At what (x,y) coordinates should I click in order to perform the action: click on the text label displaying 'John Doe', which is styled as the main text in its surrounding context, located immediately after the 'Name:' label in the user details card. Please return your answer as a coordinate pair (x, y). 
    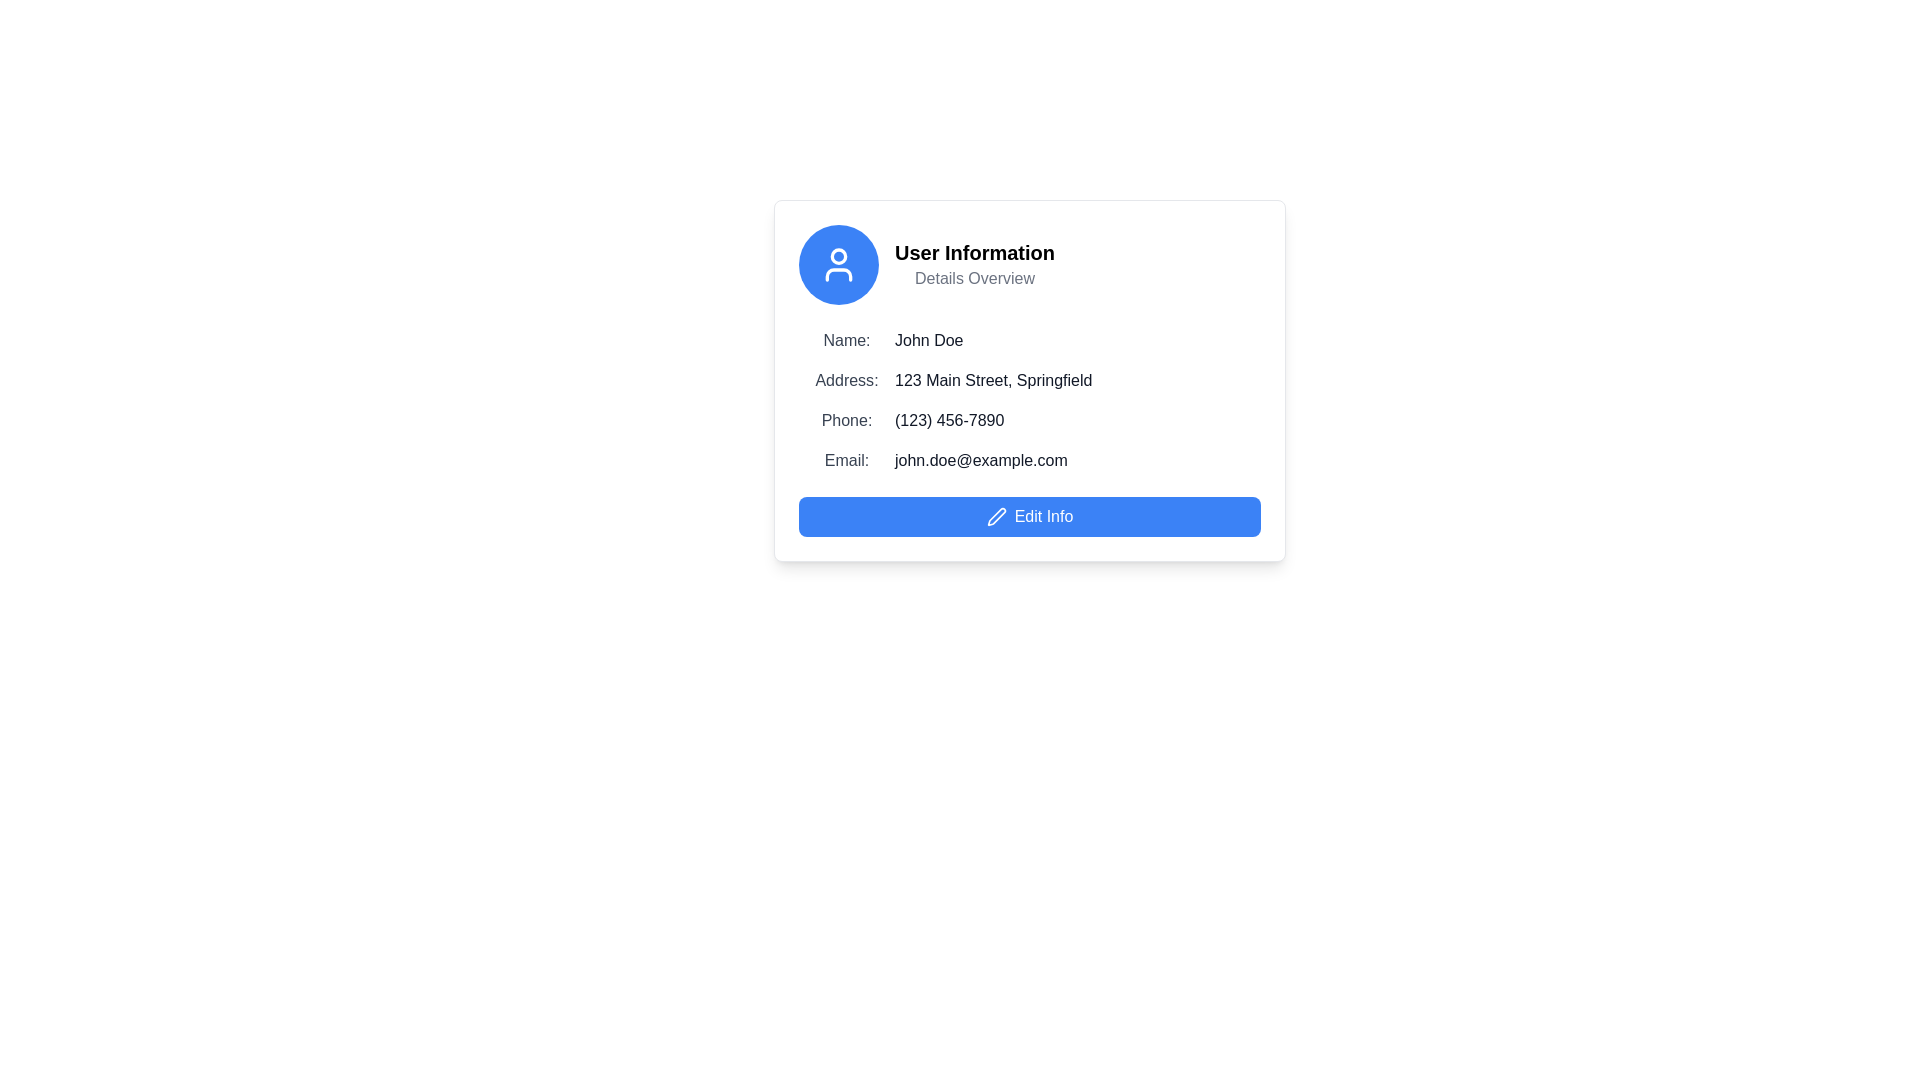
    Looking at the image, I should click on (928, 339).